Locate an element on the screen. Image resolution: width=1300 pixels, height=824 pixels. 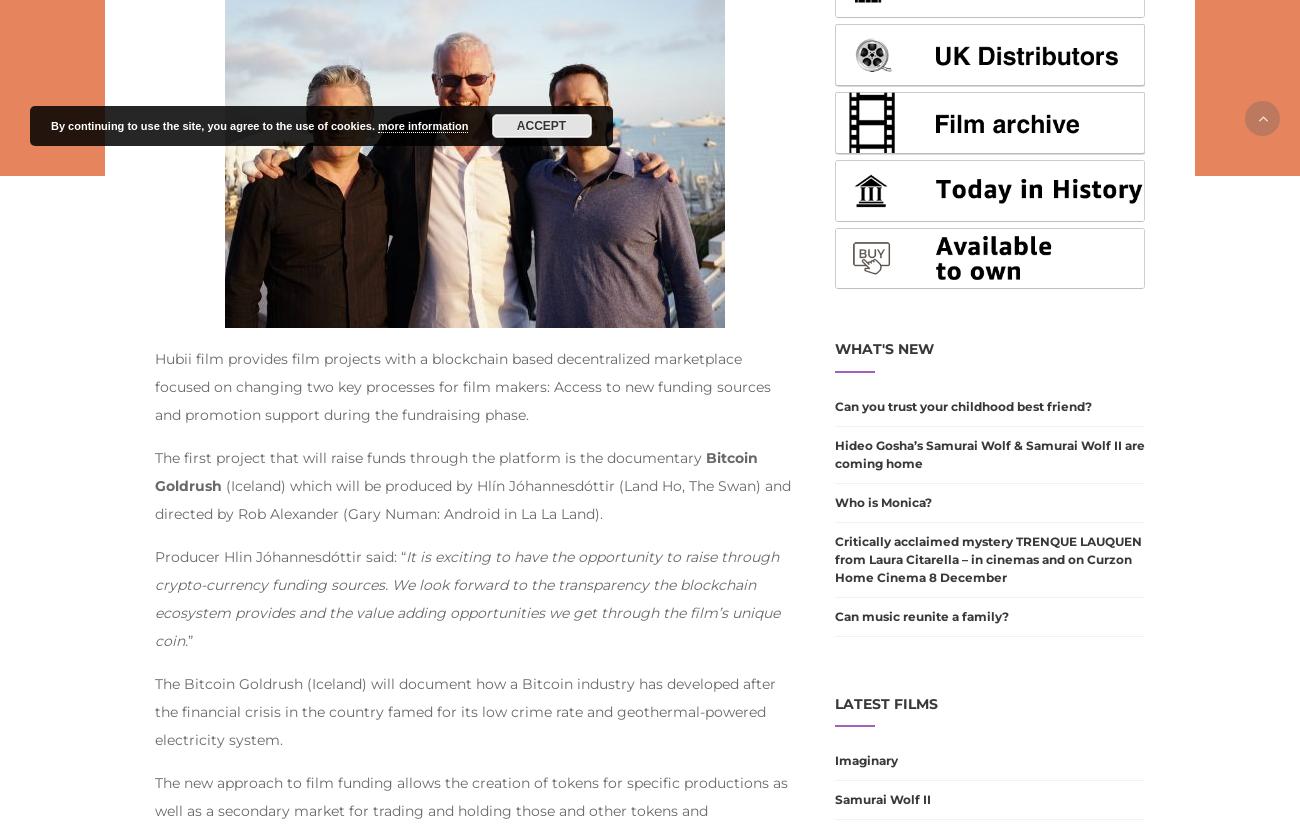
'more information' is located at coordinates (423, 125).